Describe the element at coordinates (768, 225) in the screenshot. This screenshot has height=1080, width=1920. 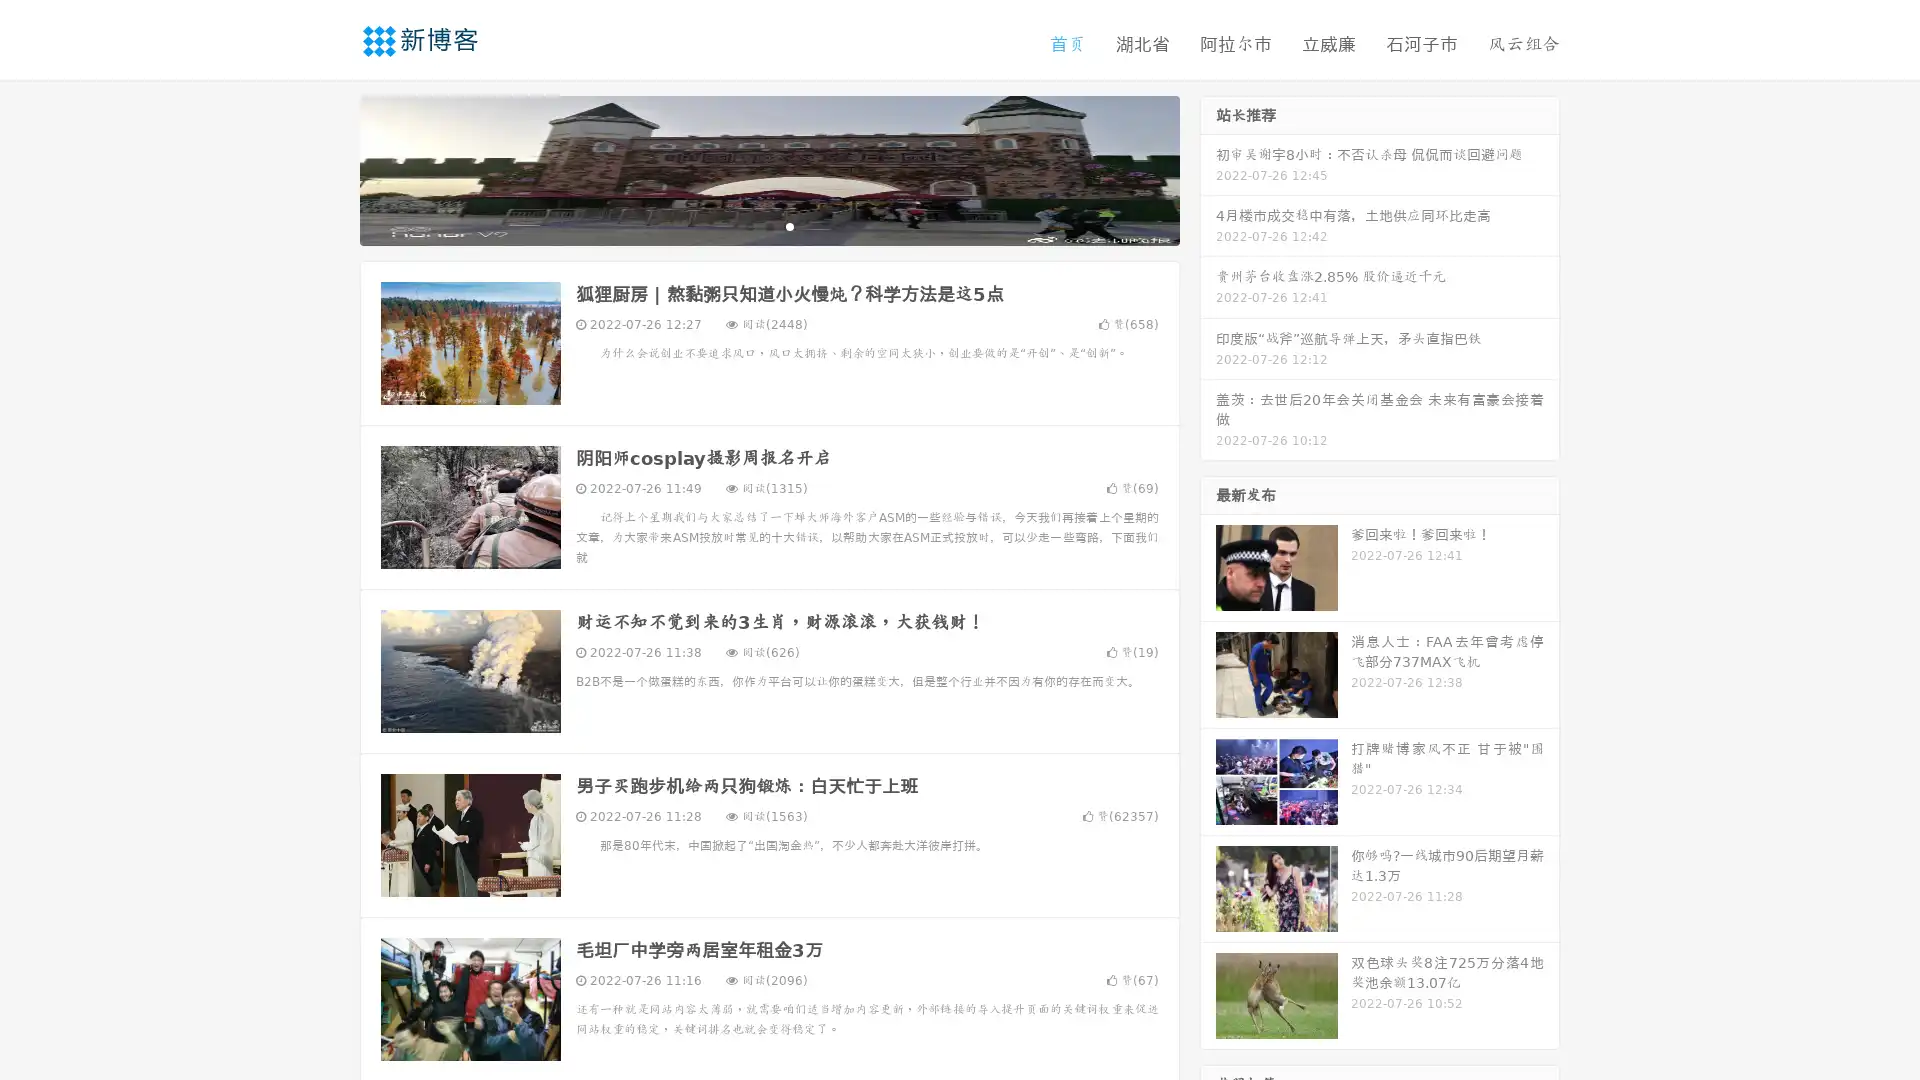
I see `Go to slide 2` at that location.